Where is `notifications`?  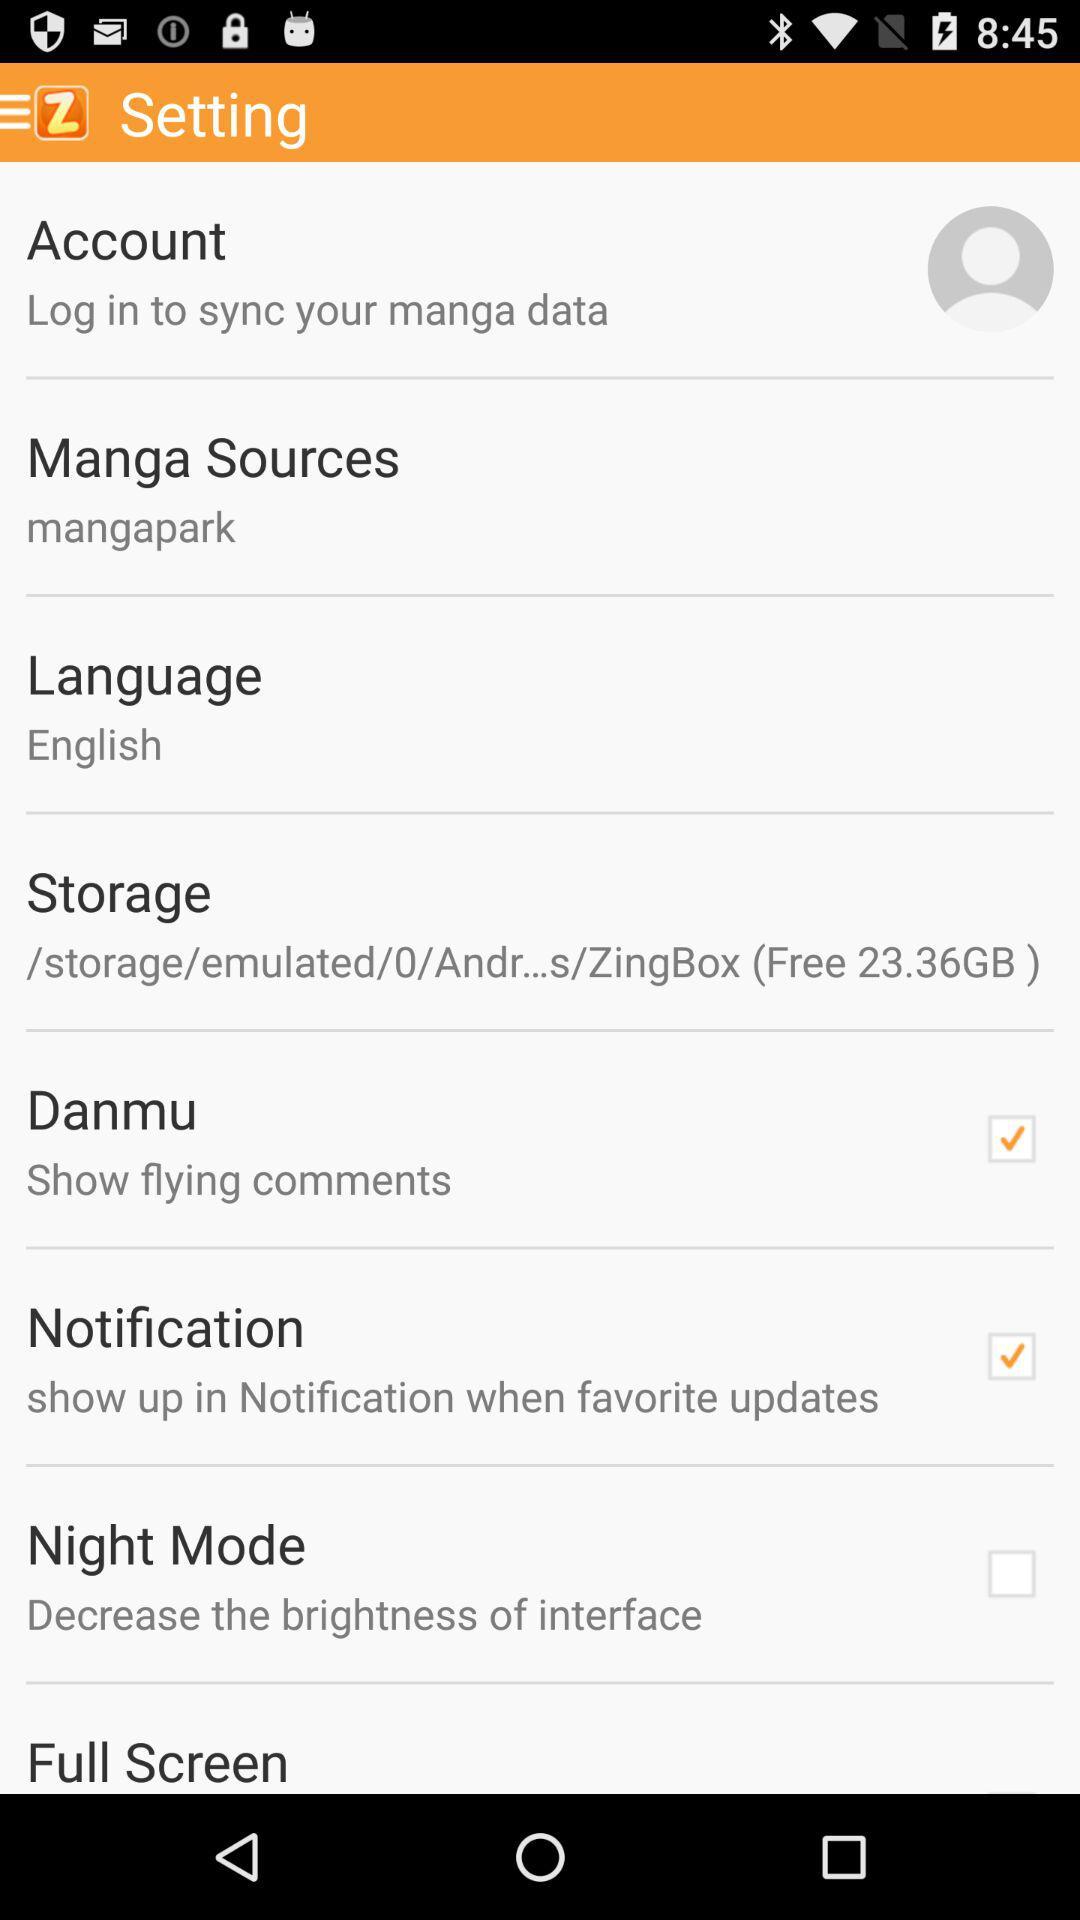 notifications is located at coordinates (1011, 1356).